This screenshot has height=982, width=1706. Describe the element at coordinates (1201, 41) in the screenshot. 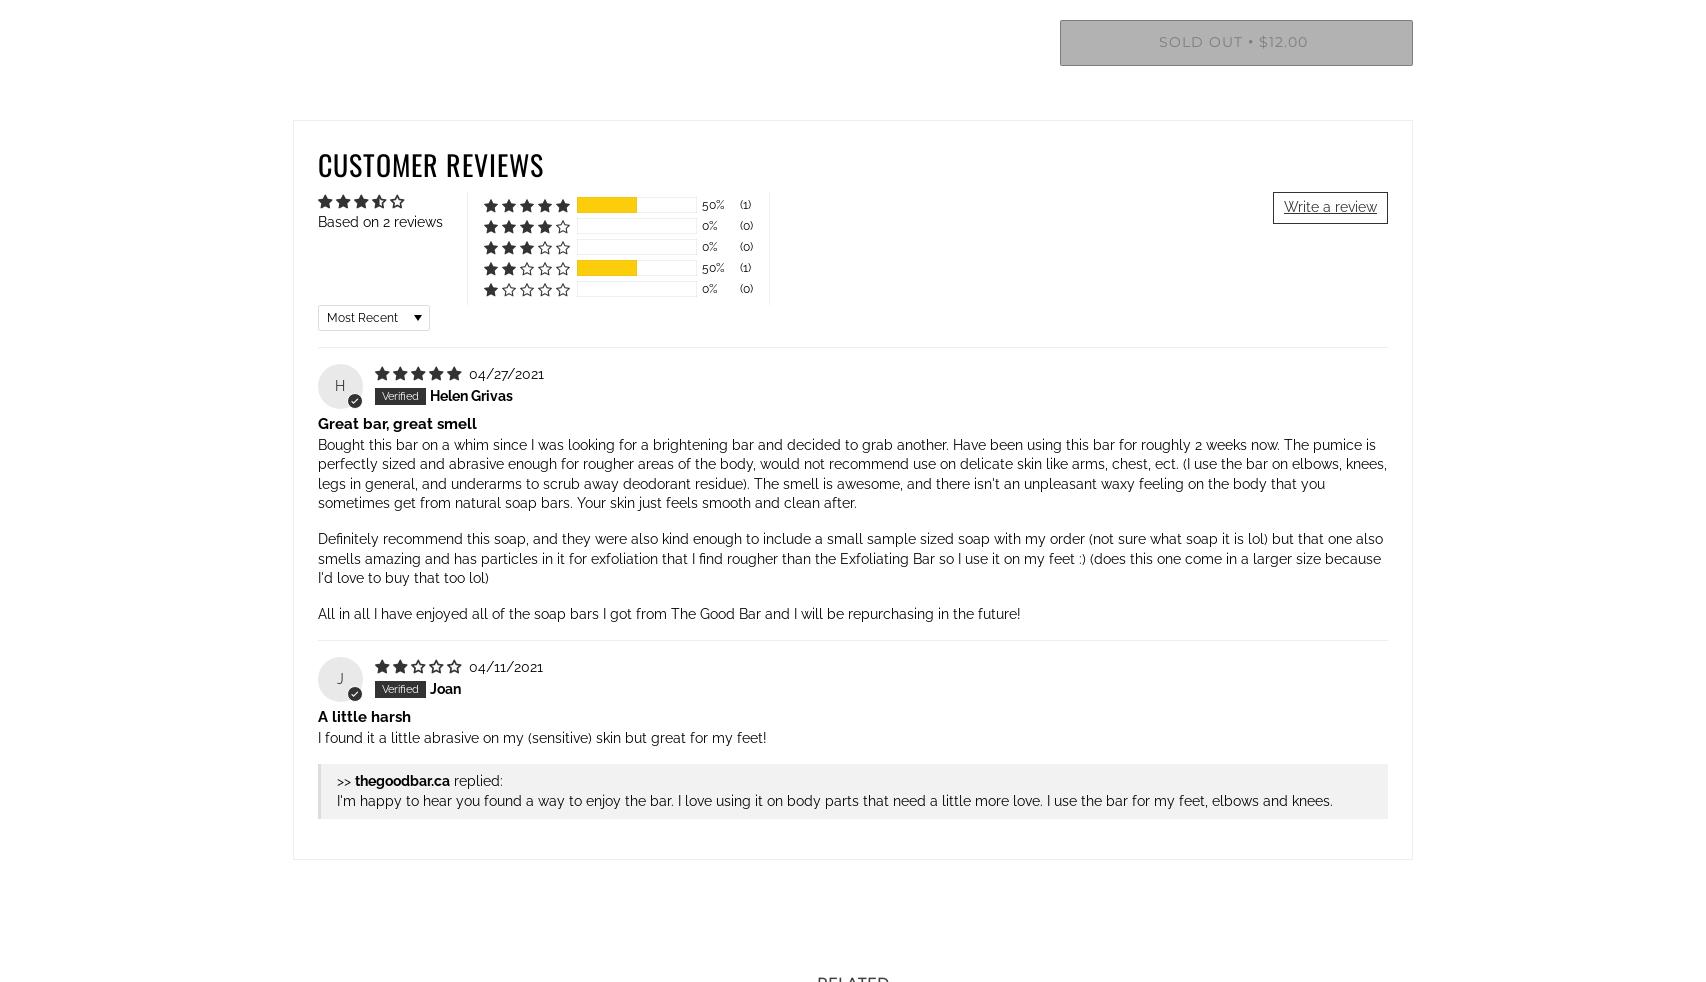

I see `'Sold Out'` at that location.